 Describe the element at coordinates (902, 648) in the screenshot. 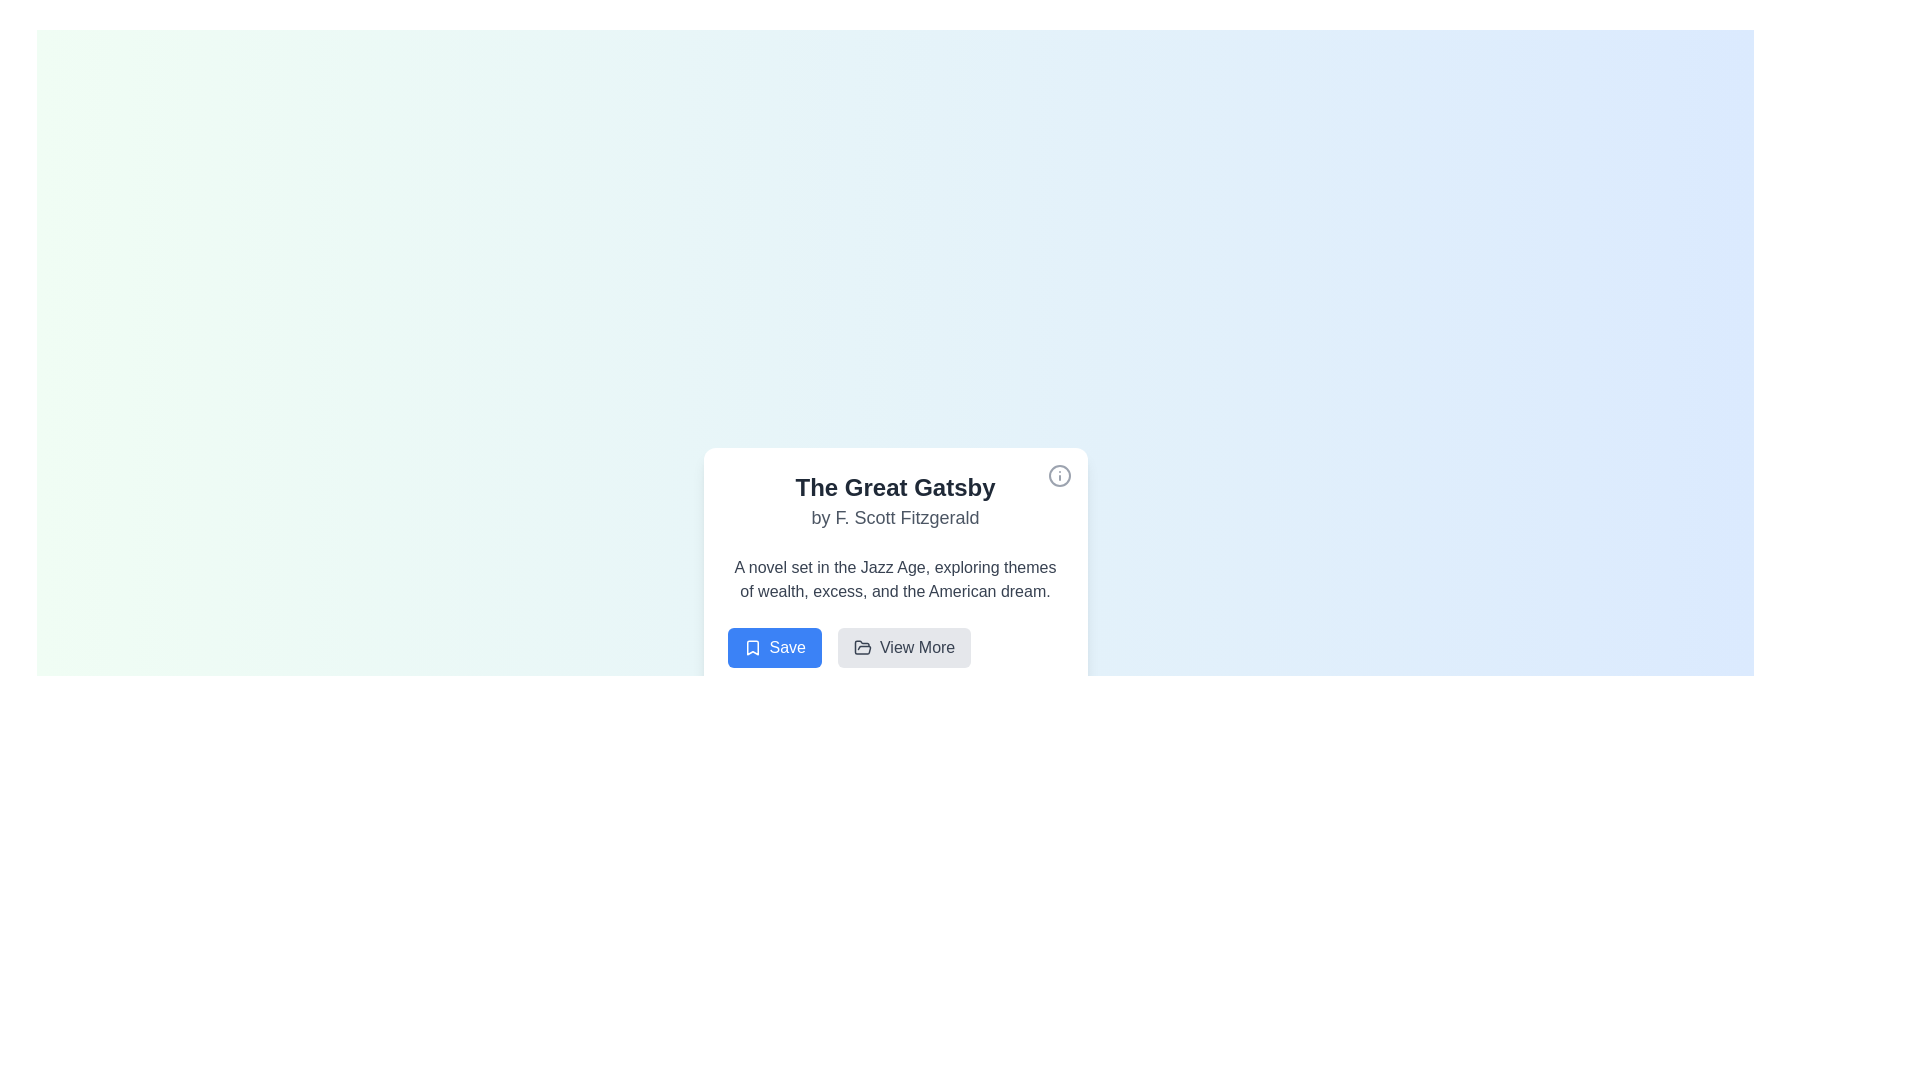

I see `the 'View More' button located at the bottom-right corner of the card displaying information about 'The Great Gatsby'` at that location.